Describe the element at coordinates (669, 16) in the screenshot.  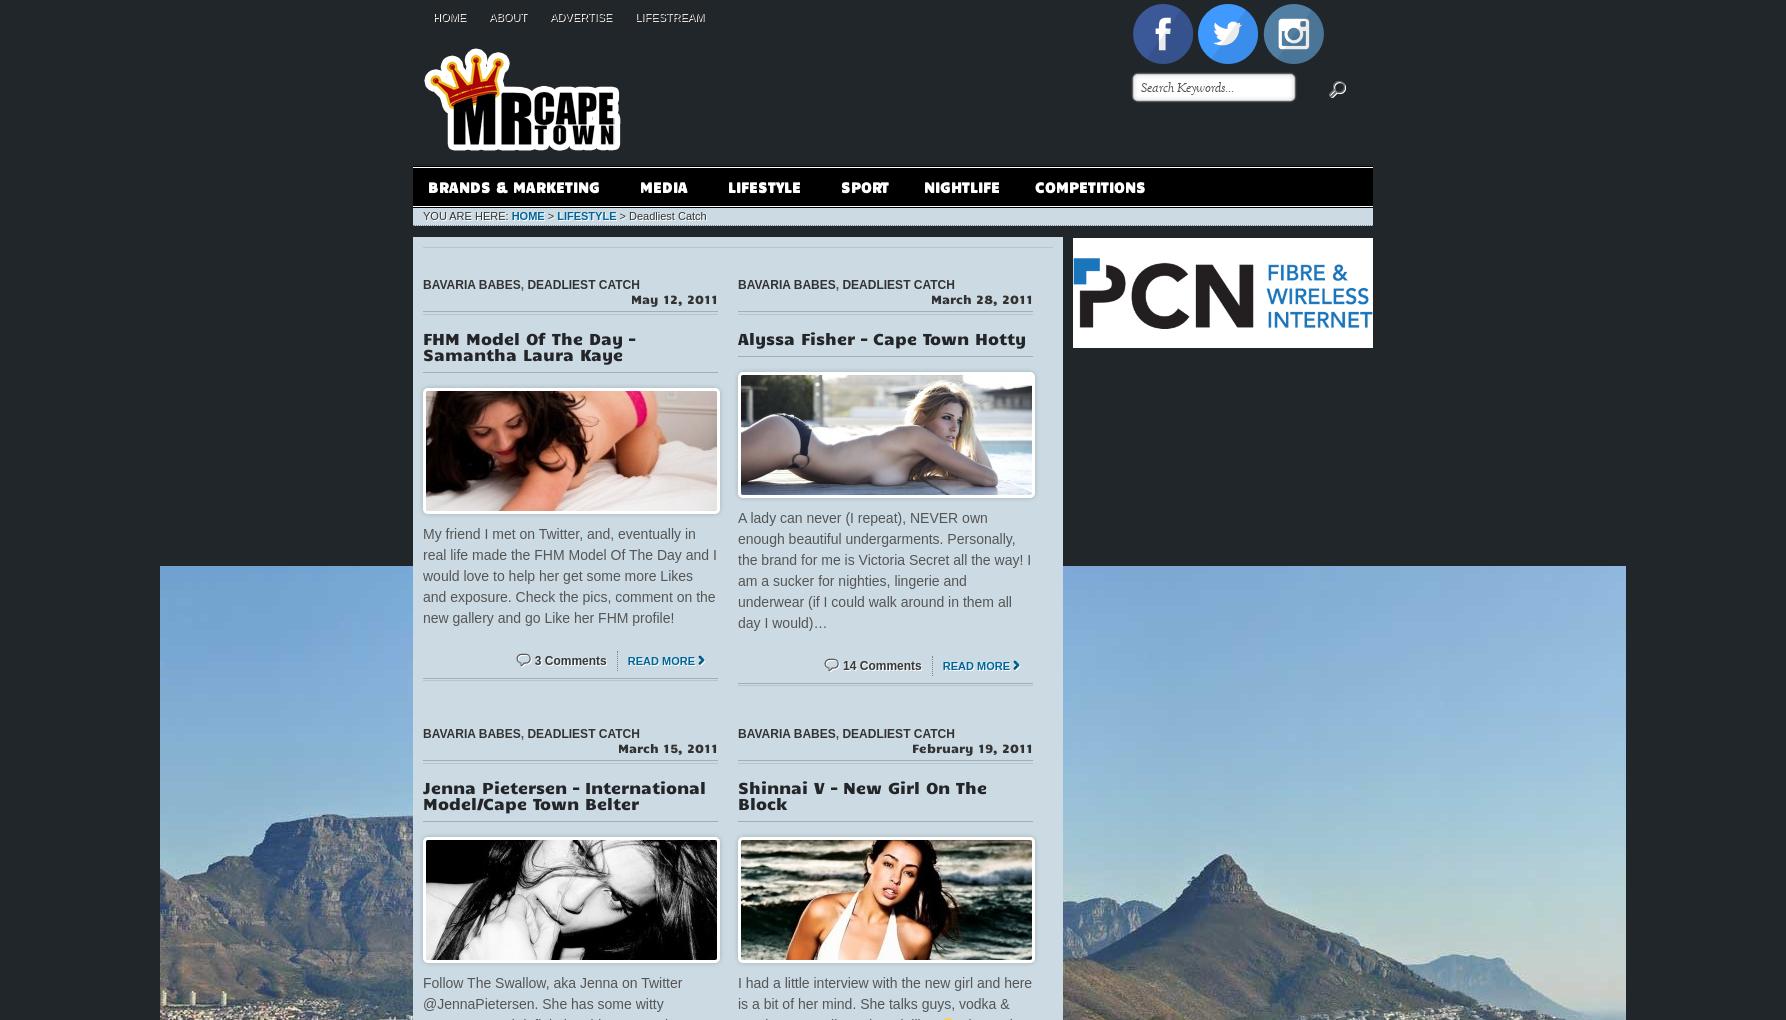
I see `'Lifestream'` at that location.